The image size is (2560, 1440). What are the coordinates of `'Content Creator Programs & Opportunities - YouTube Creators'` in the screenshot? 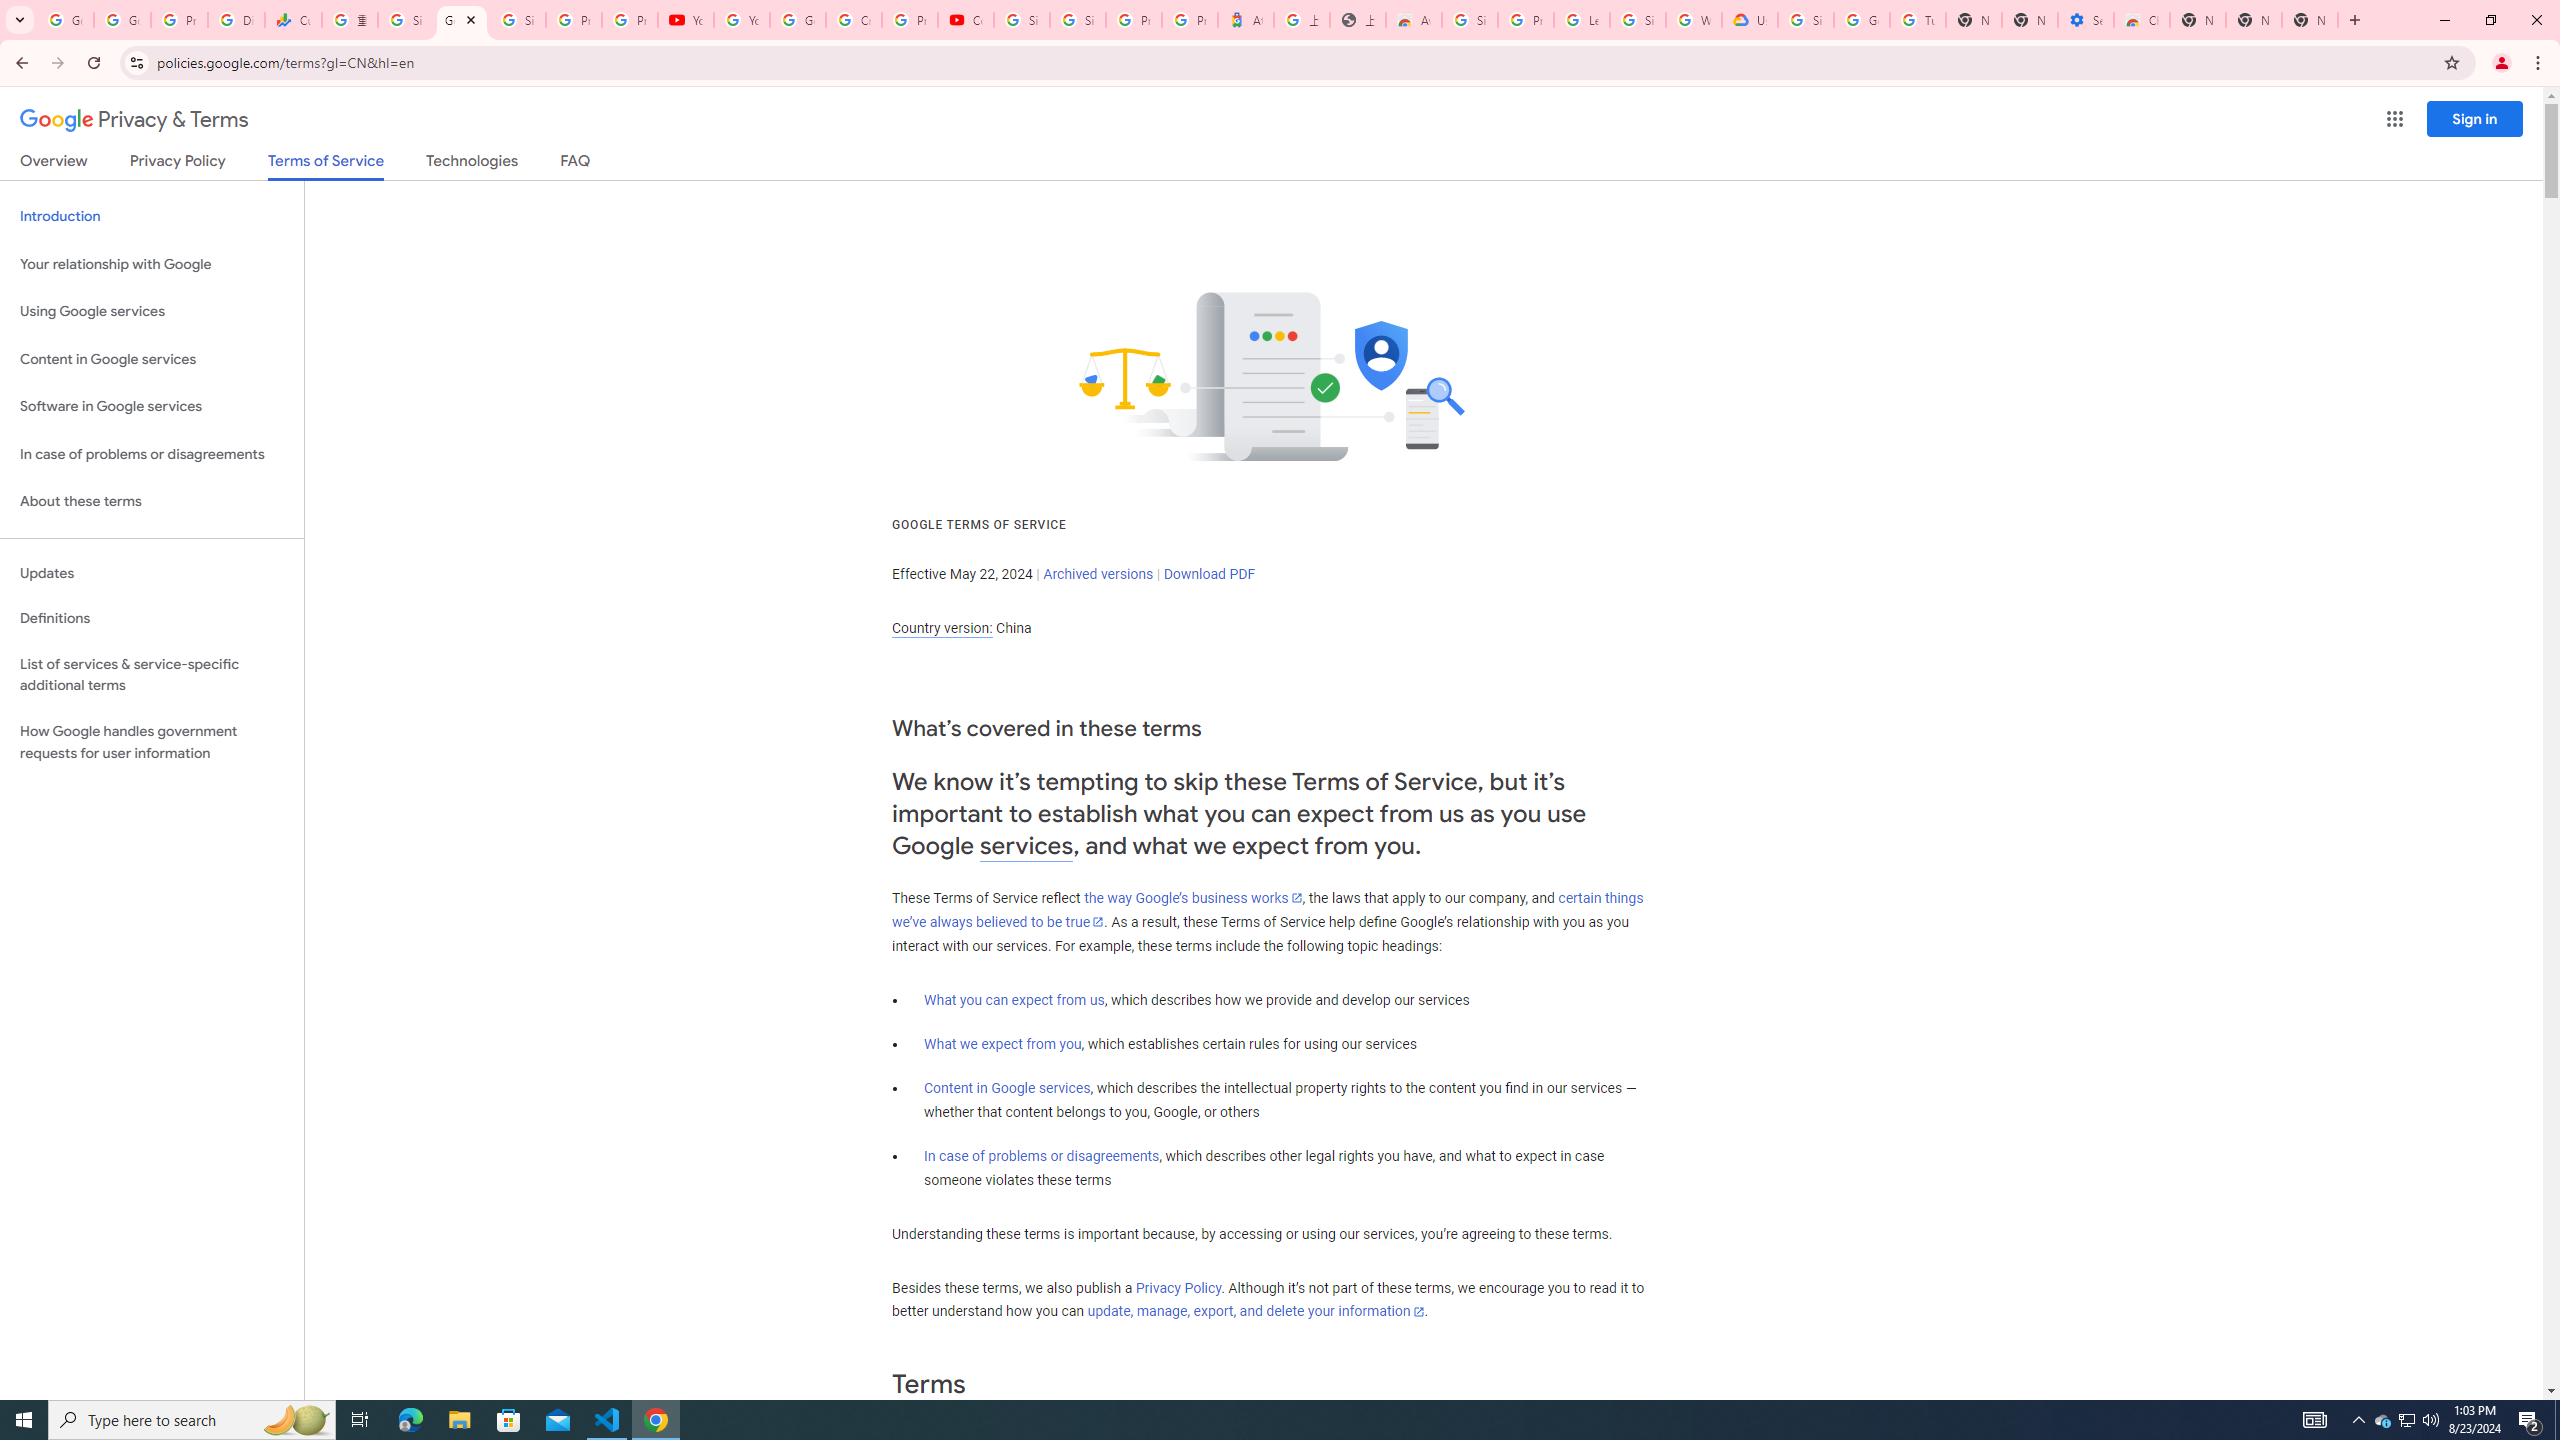 It's located at (966, 19).